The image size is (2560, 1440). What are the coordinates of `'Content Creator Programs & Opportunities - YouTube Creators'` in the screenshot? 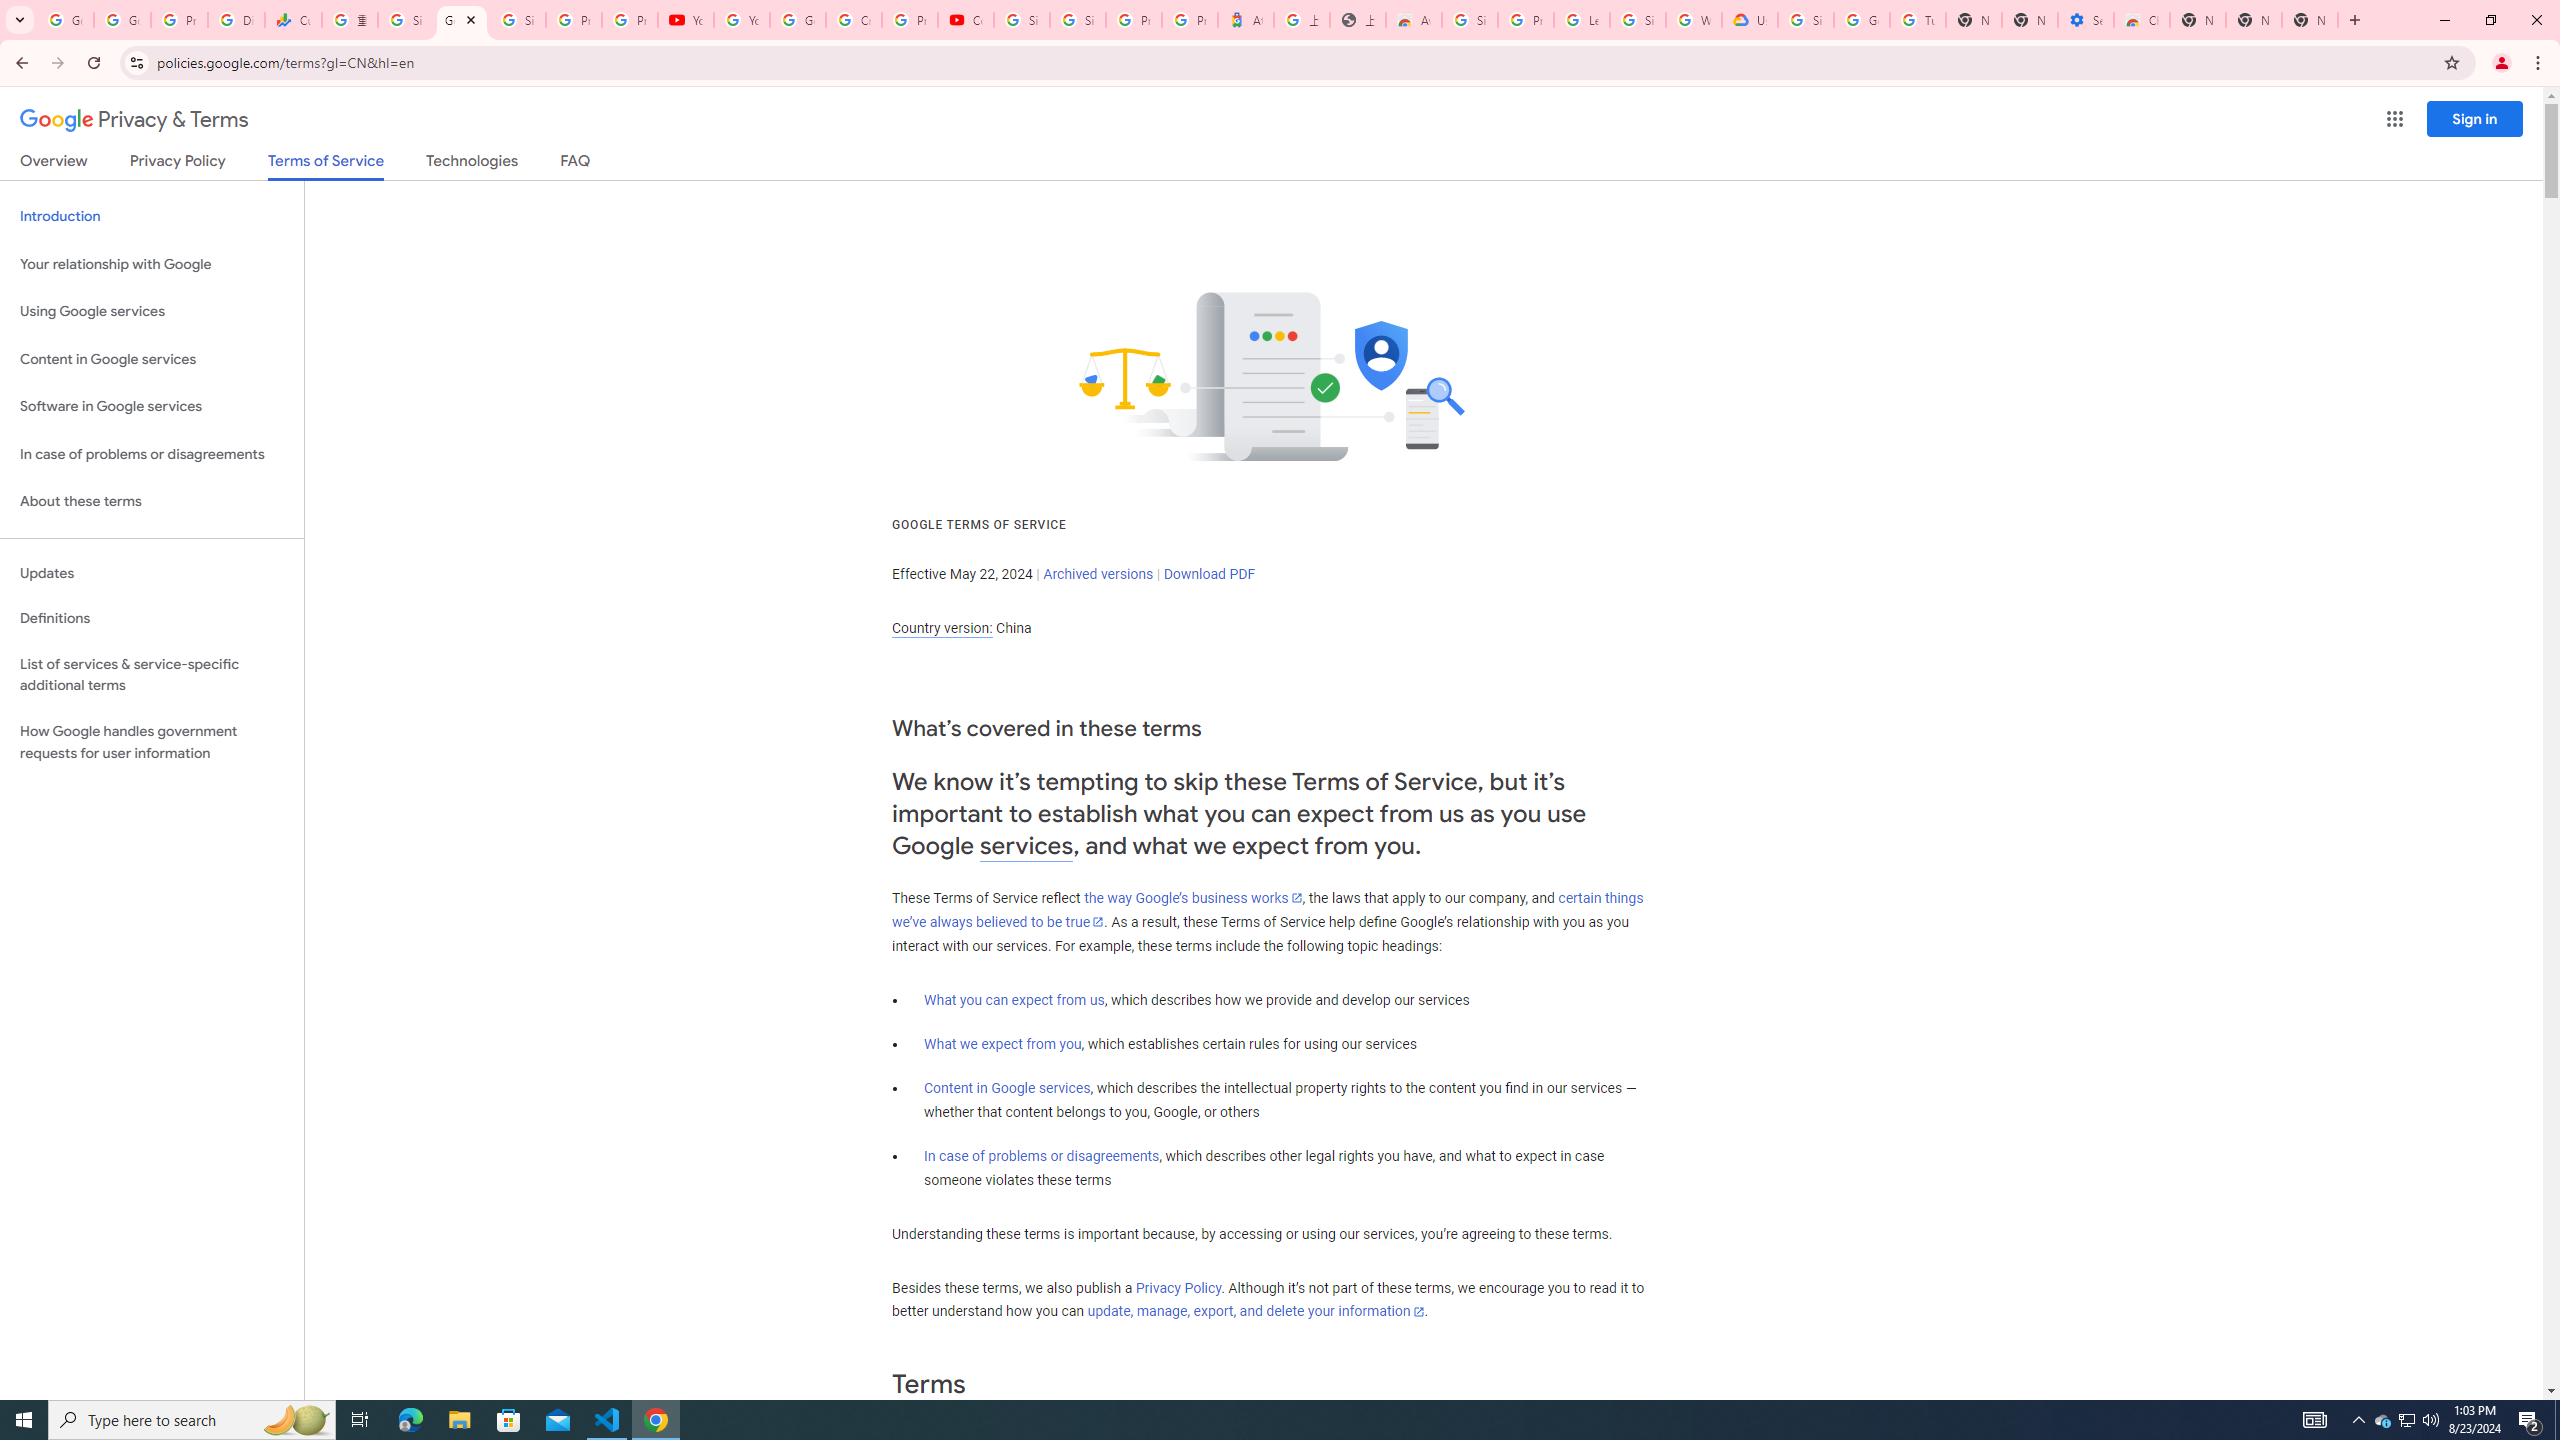 It's located at (966, 19).